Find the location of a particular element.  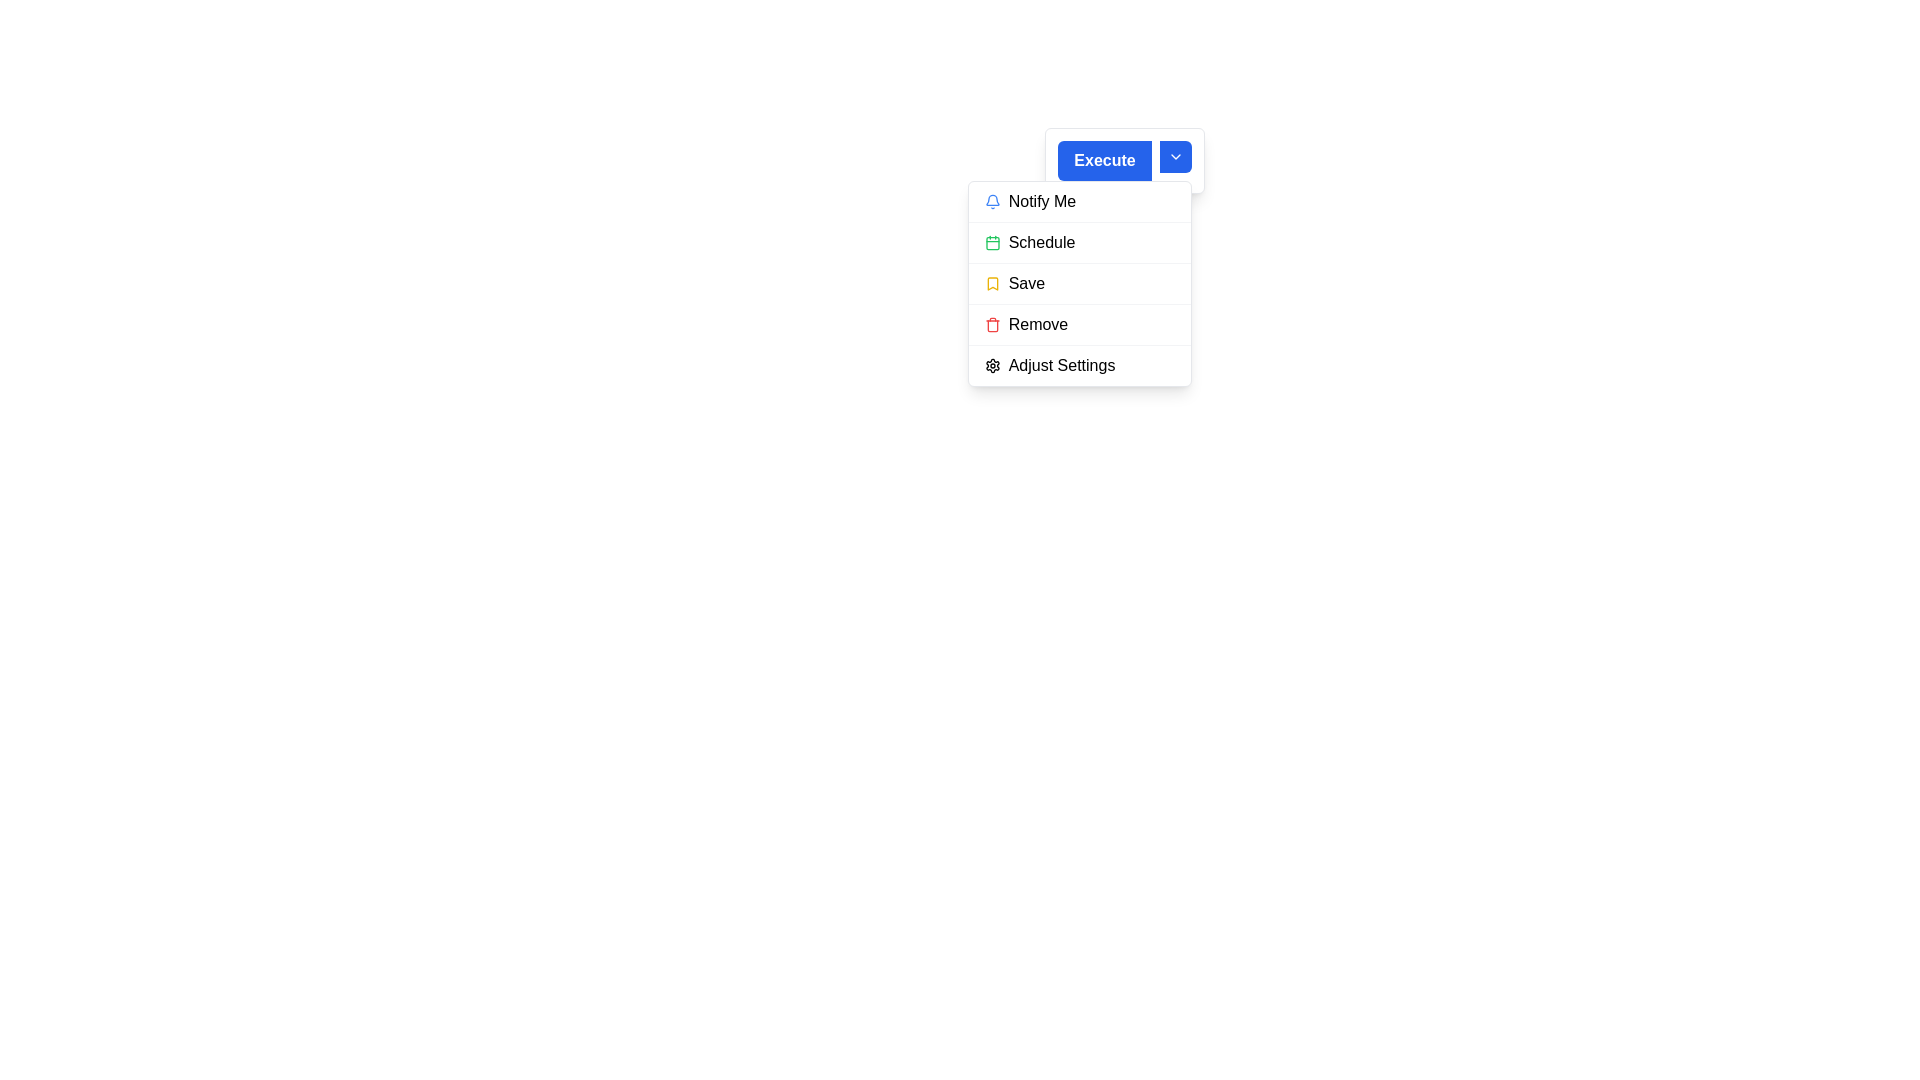

the second option in the vertical dropdown menu below the blue 'Execute' button is located at coordinates (1078, 241).